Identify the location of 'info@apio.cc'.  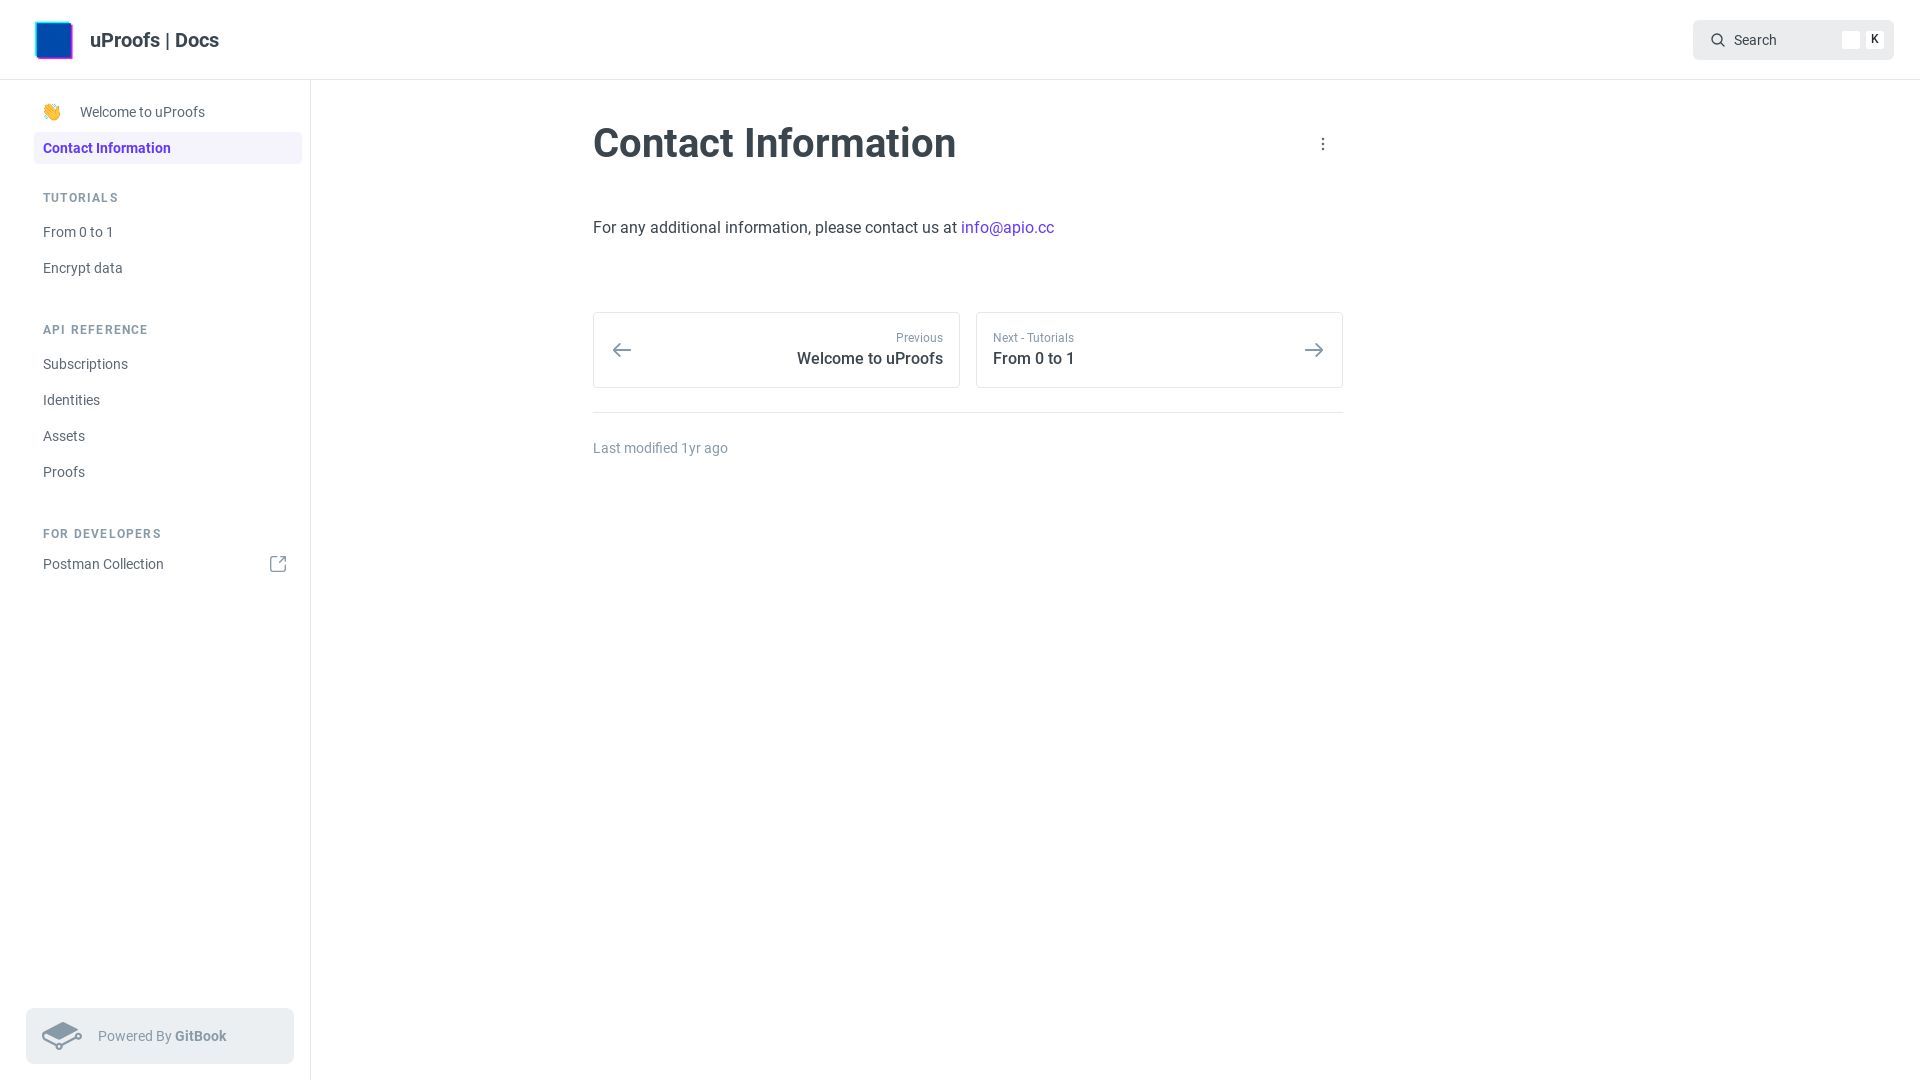
(1007, 226).